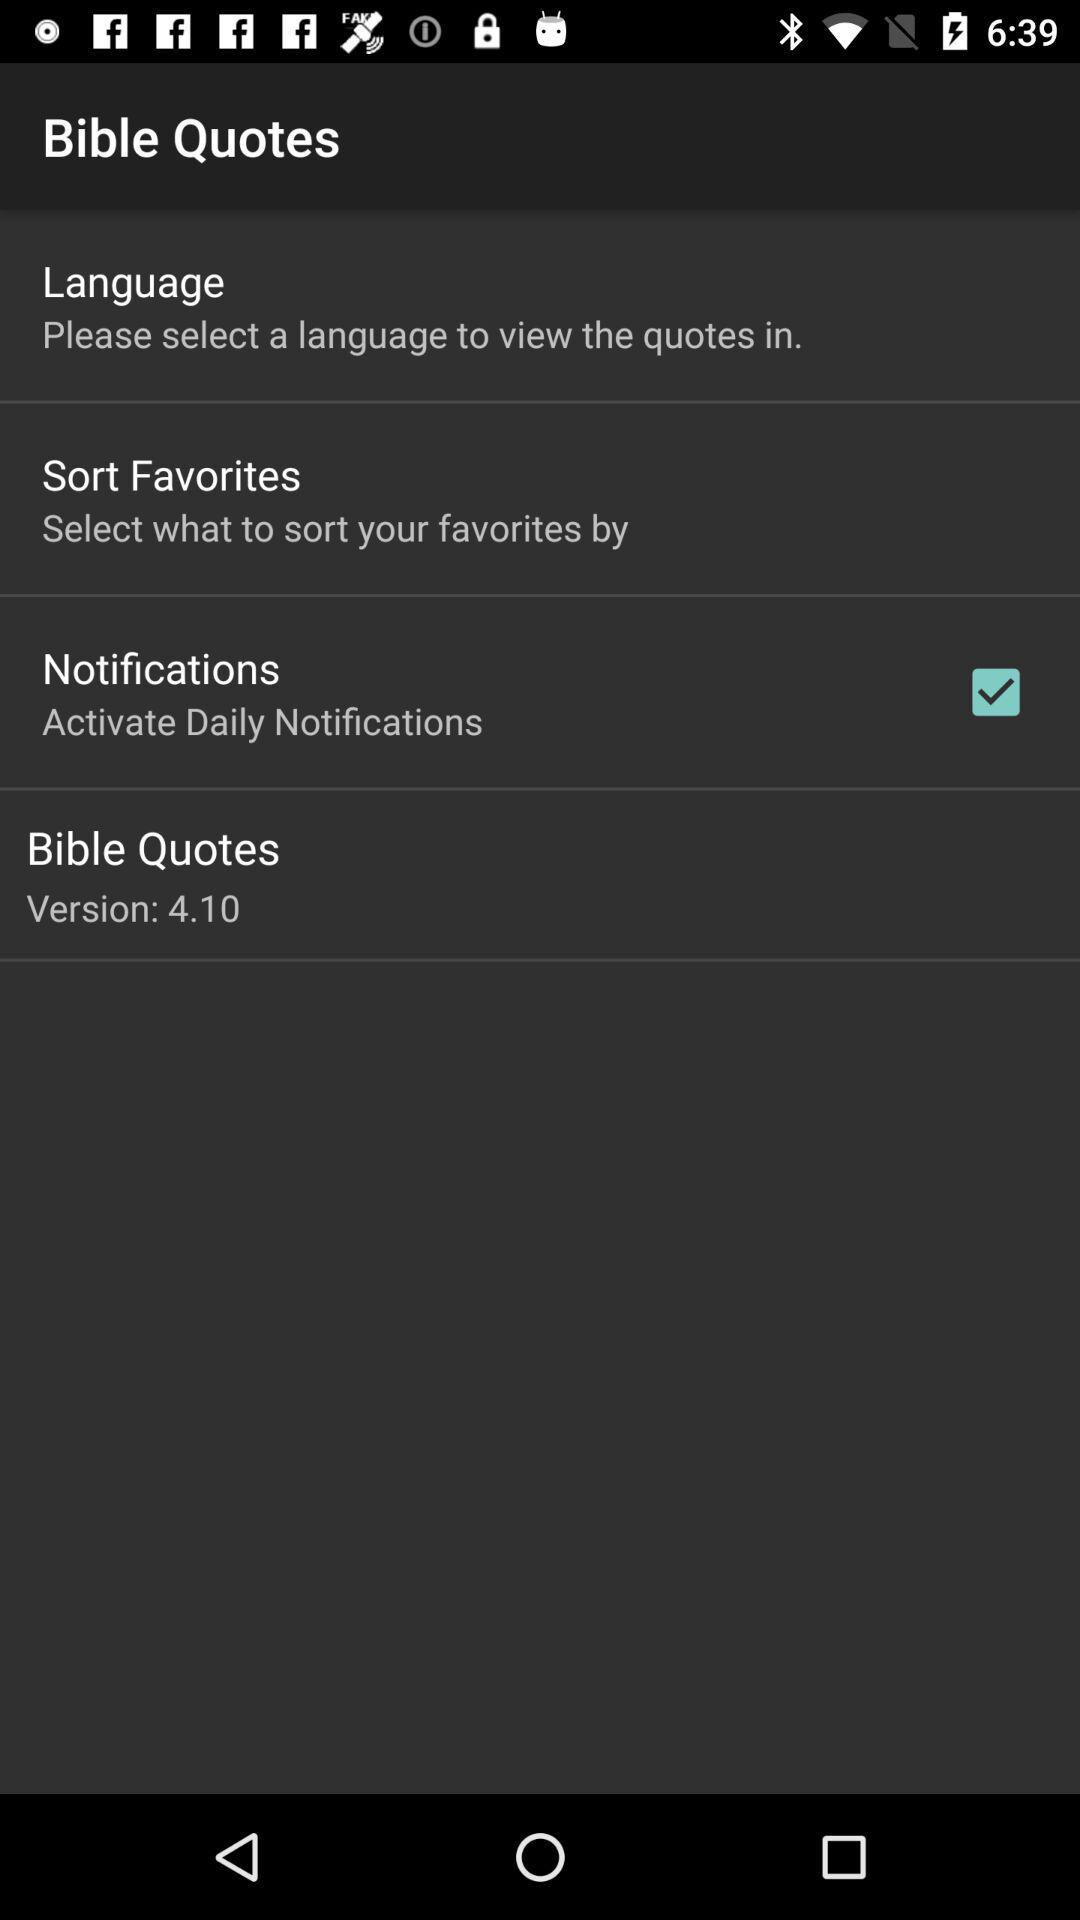 This screenshot has height=1920, width=1080. What do you see at coordinates (995, 692) in the screenshot?
I see `the item on the right` at bounding box center [995, 692].